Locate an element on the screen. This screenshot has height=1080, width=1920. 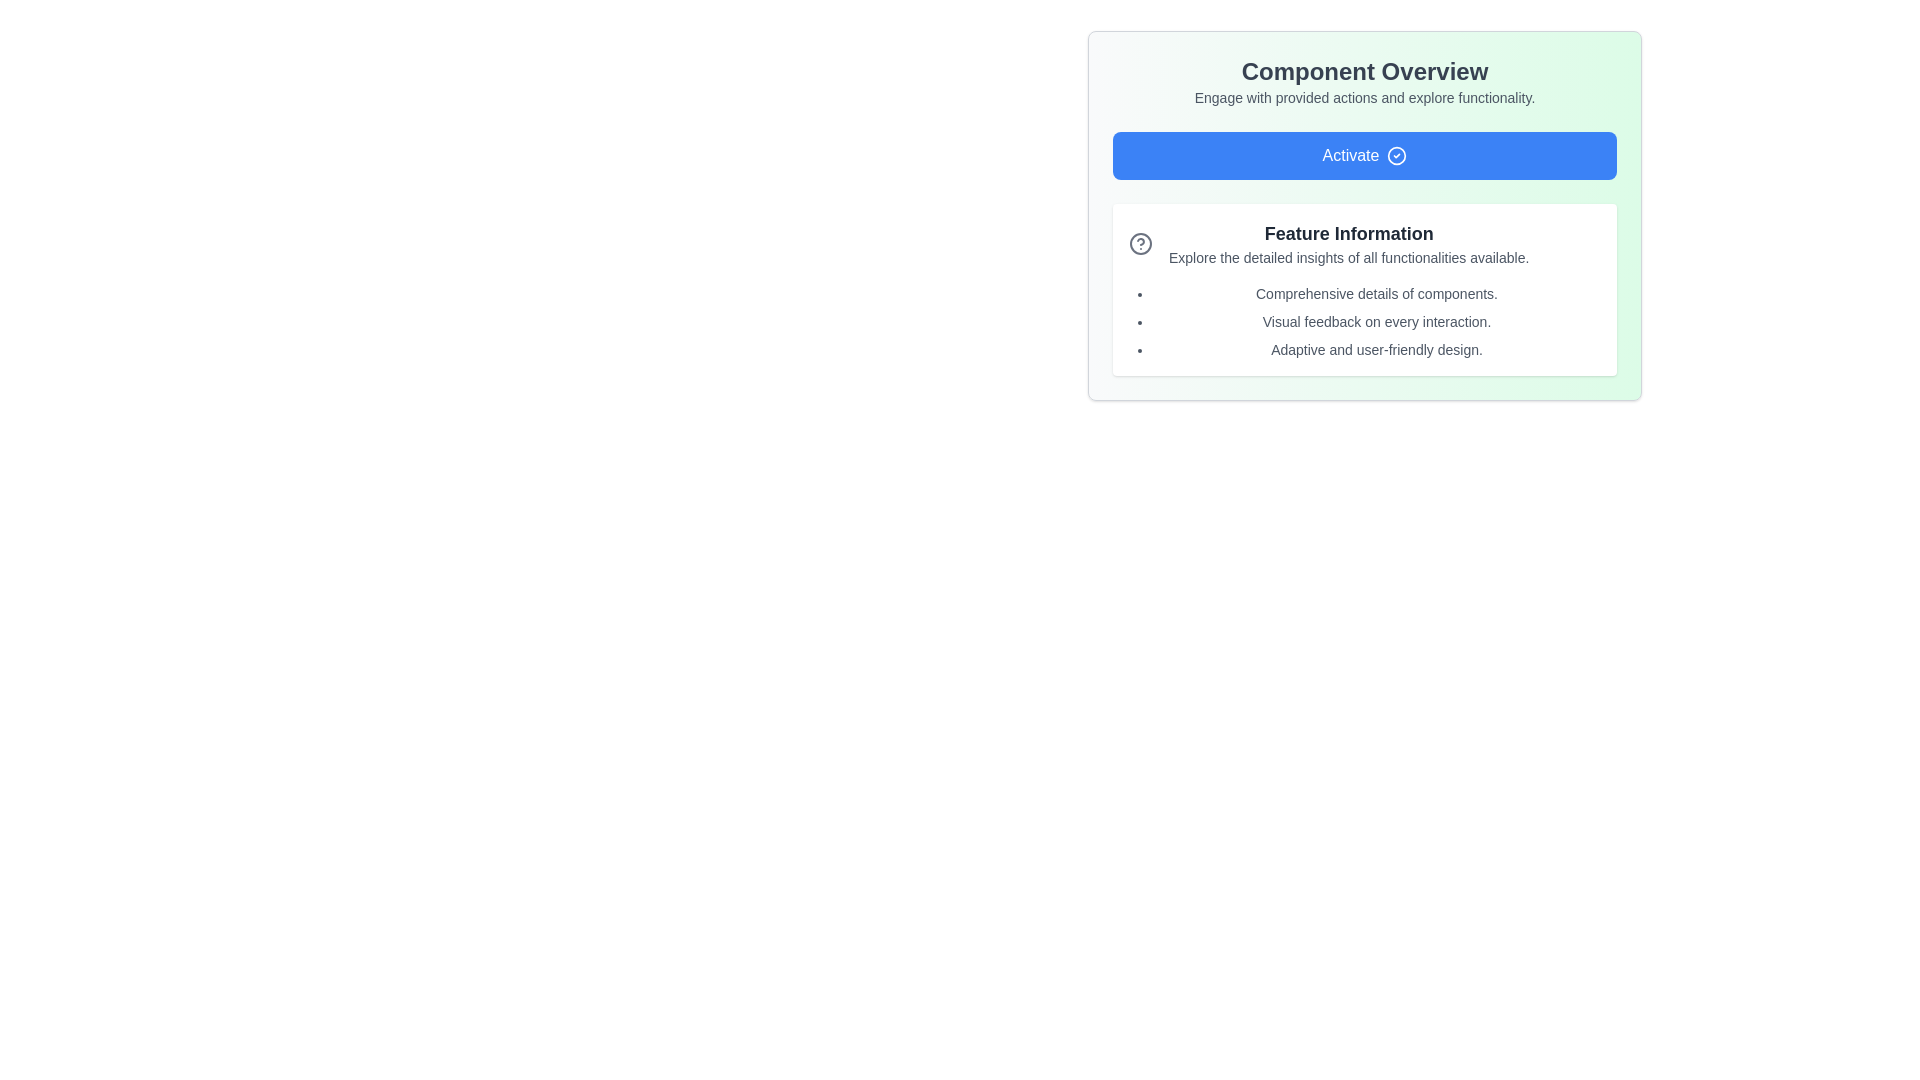
the first list item under the 'Feature Information' section, which displays the text 'Comprehensive details of components.' is located at coordinates (1376, 293).